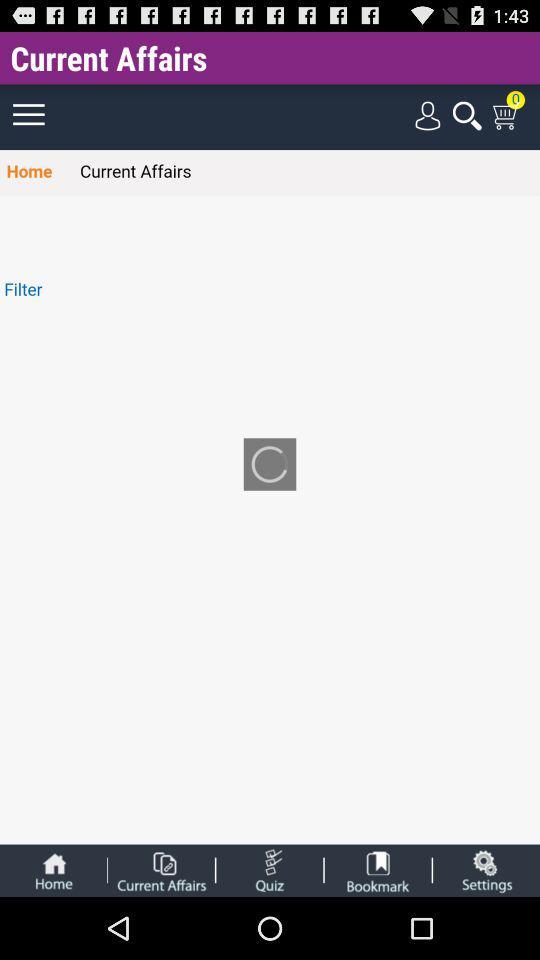 The height and width of the screenshot is (960, 540). What do you see at coordinates (378, 931) in the screenshot?
I see `the avatar icon` at bounding box center [378, 931].